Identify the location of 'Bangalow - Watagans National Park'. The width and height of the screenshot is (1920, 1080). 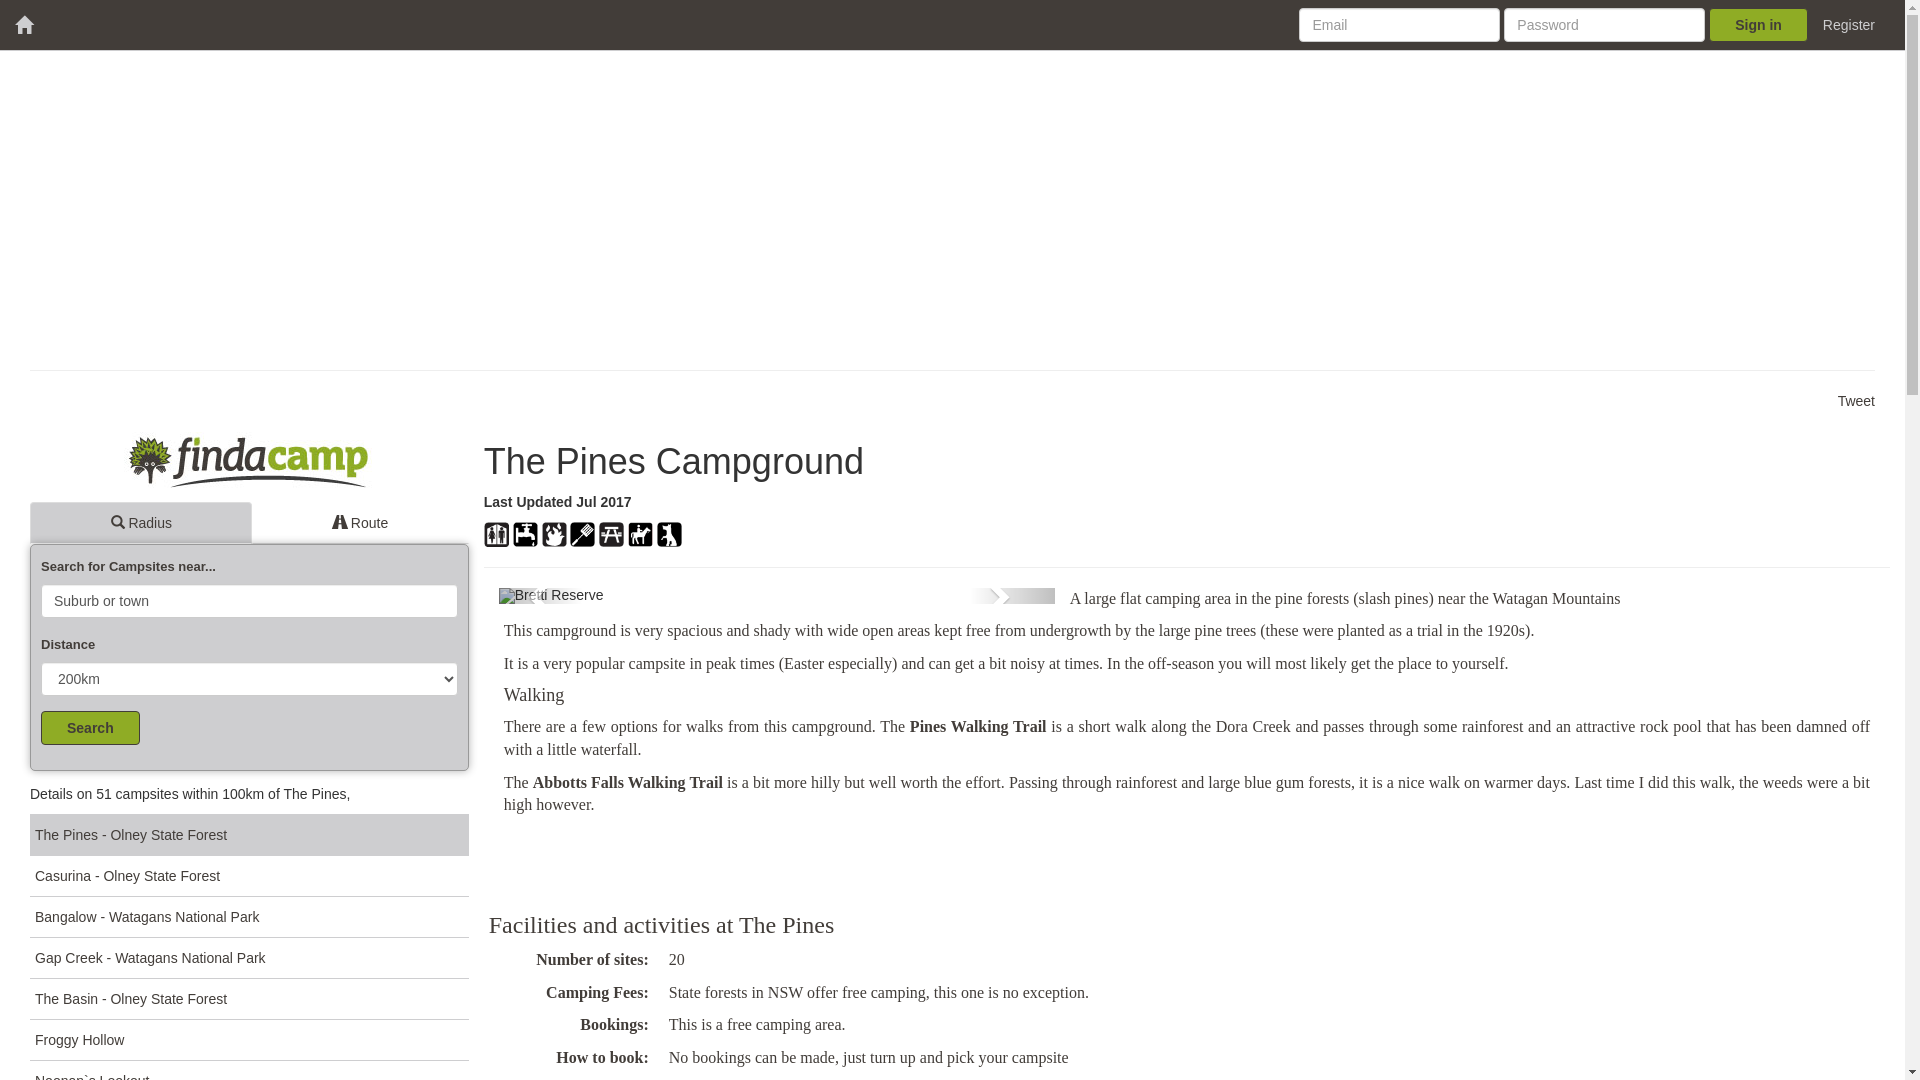
(248, 916).